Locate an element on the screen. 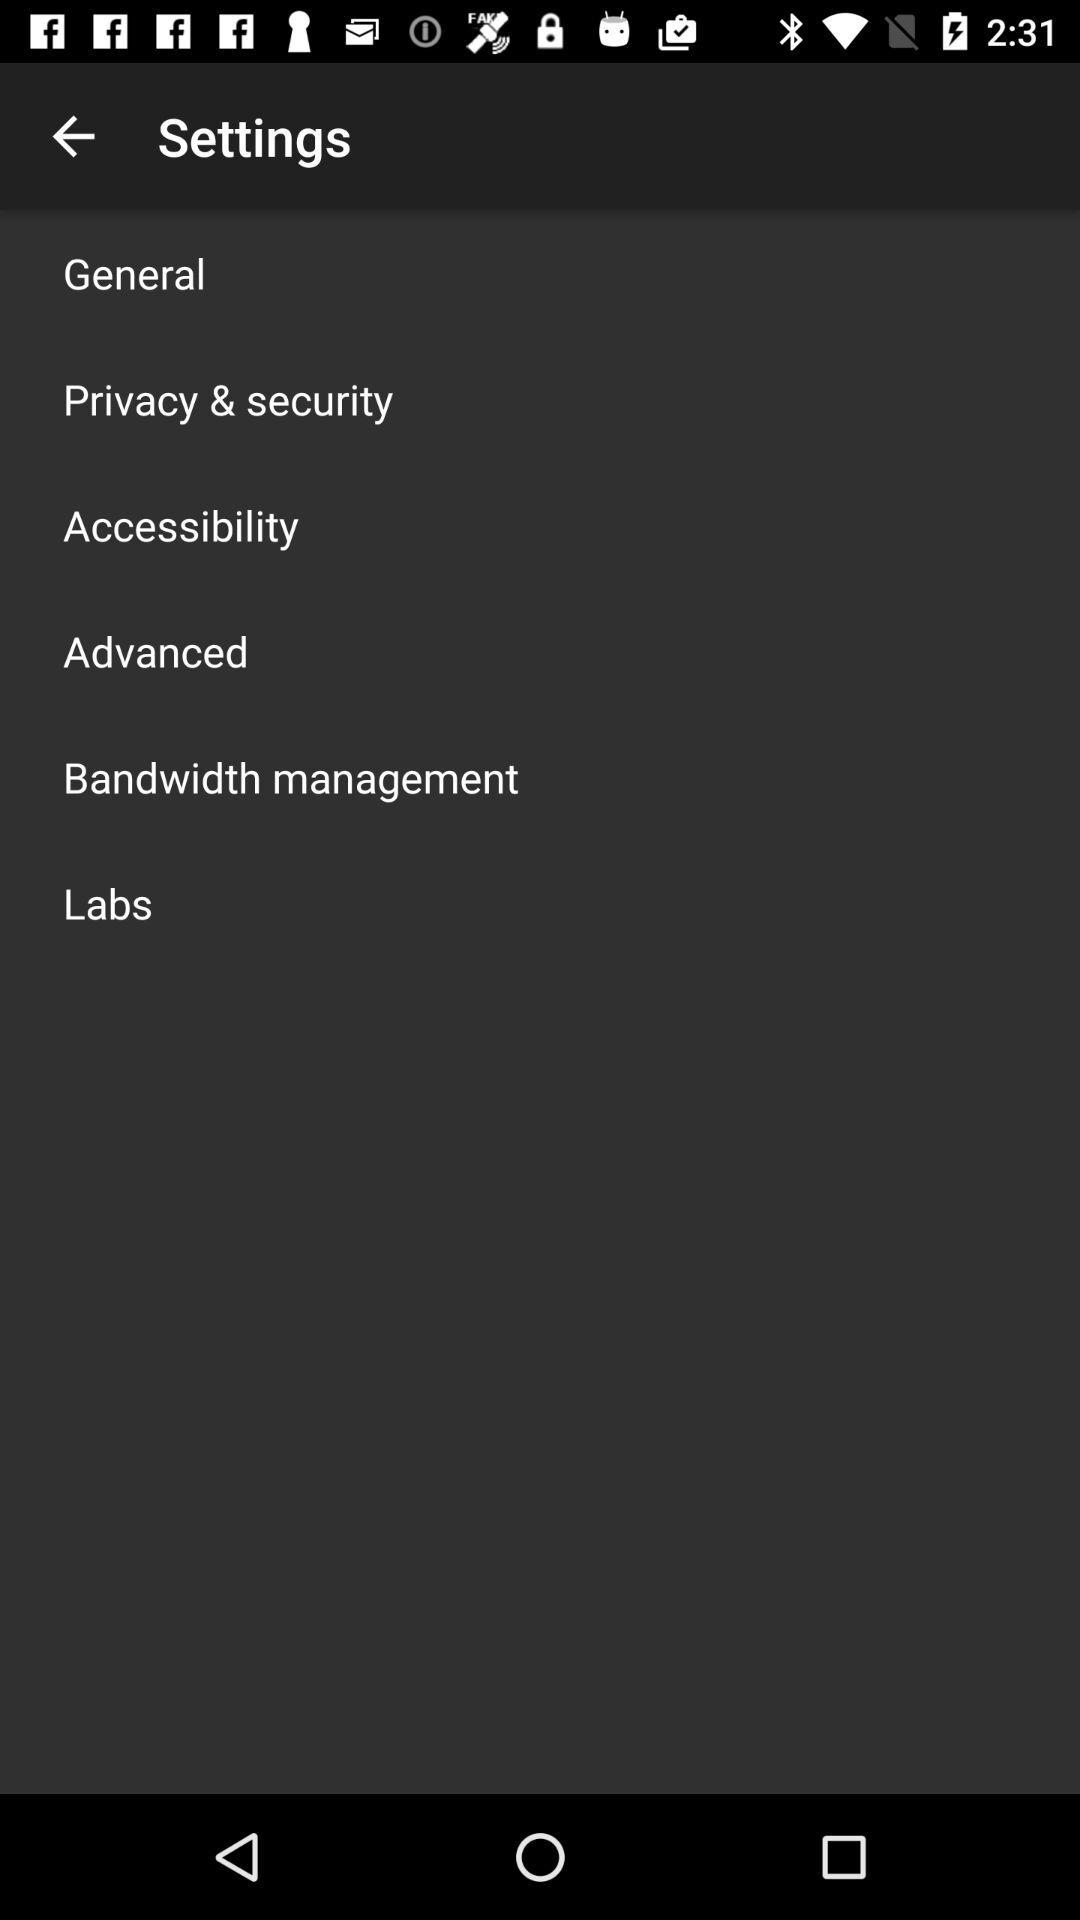 This screenshot has width=1080, height=1920. the app below the advanced item is located at coordinates (290, 776).